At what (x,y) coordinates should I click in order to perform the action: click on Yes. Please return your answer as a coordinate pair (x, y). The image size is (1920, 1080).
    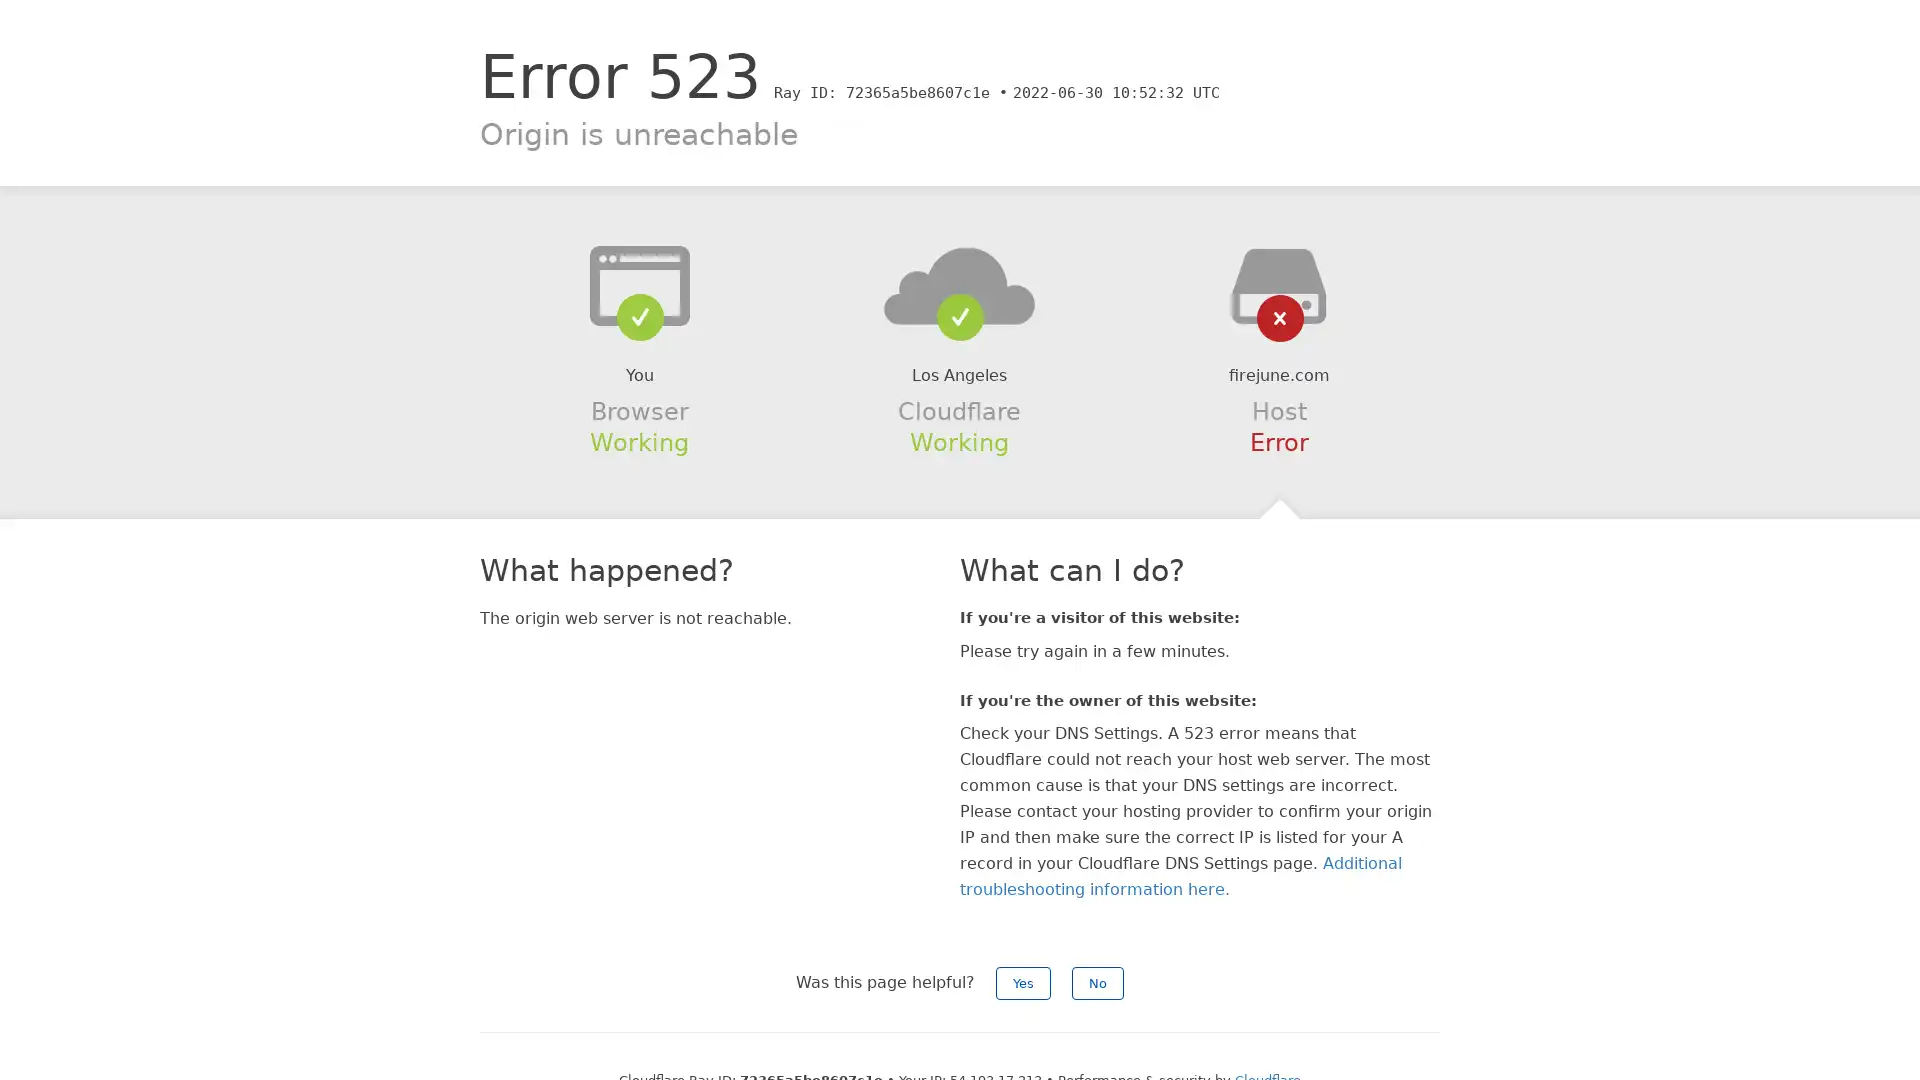
    Looking at the image, I should click on (1023, 982).